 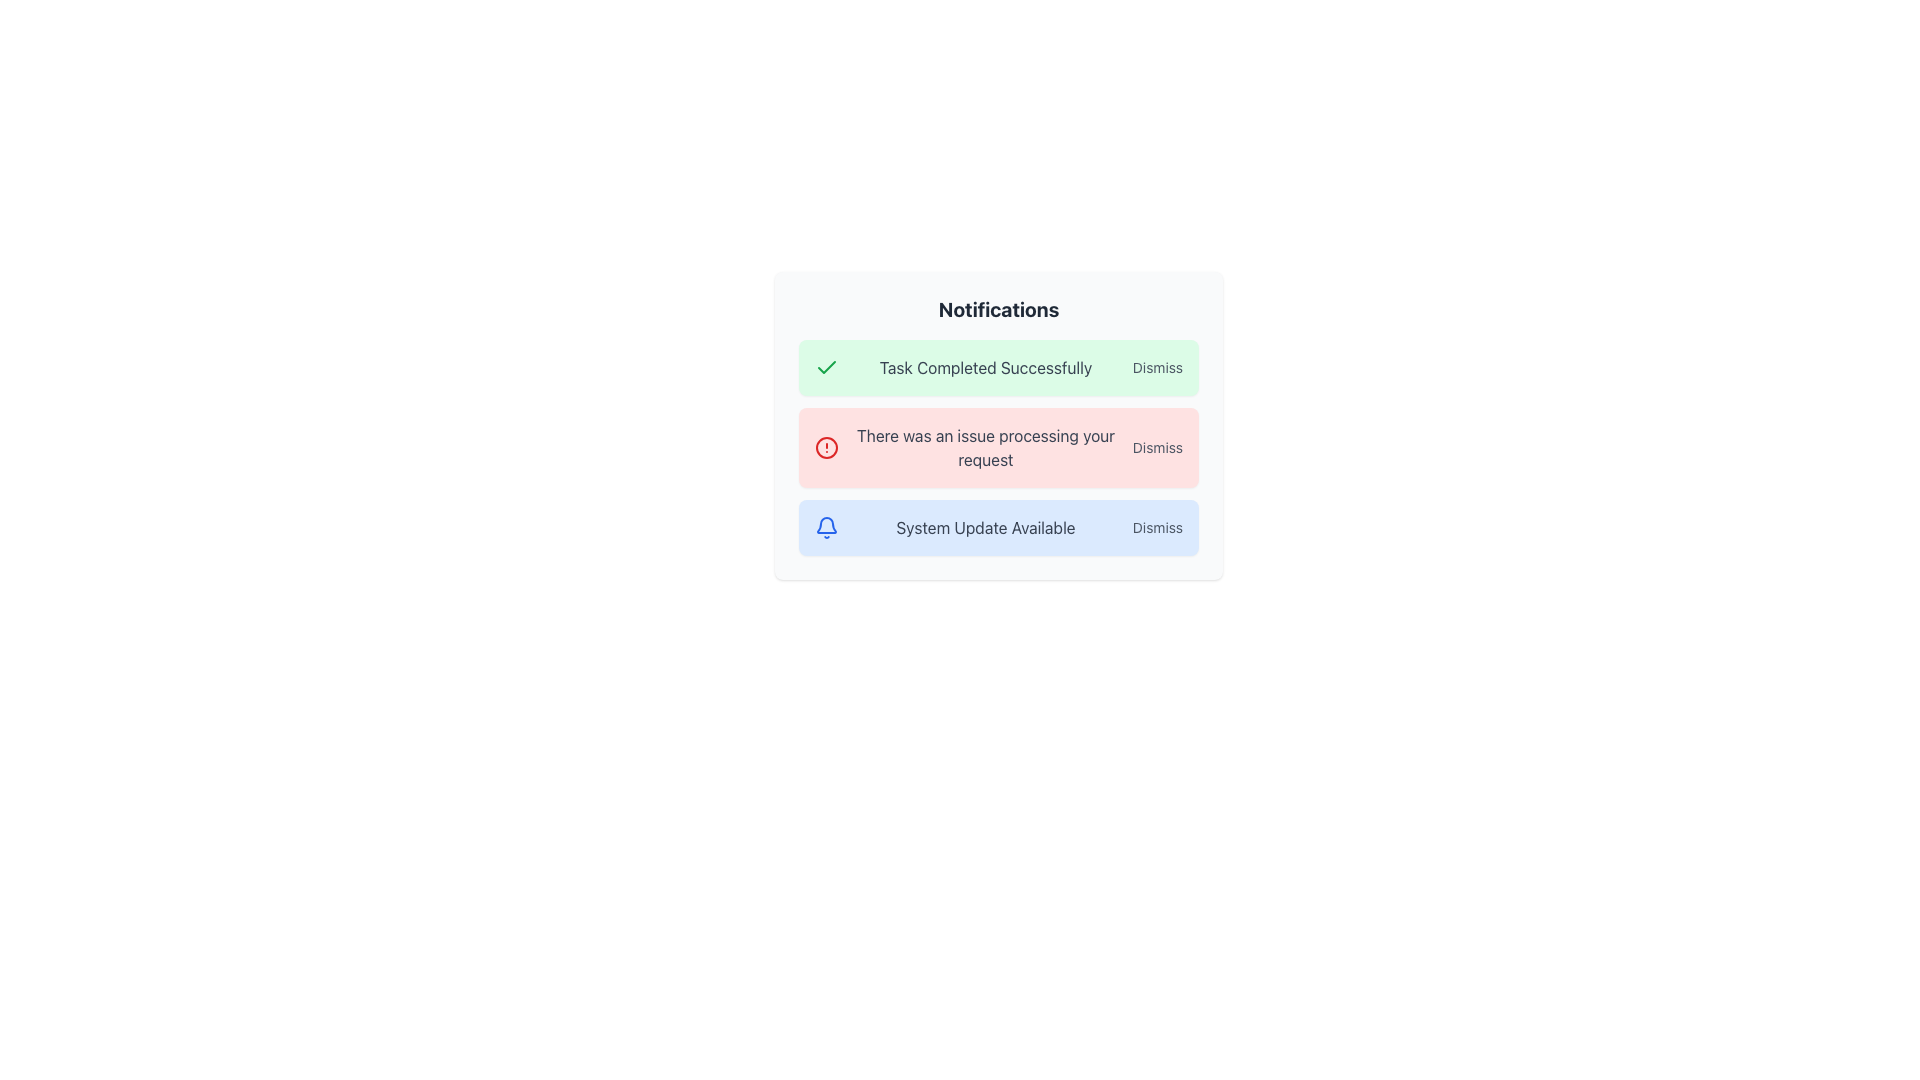 What do you see at coordinates (826, 446) in the screenshot?
I see `the red circular alert icon located to the left of the notification text 'There was an issue processing your request' in the notifications panel` at bounding box center [826, 446].